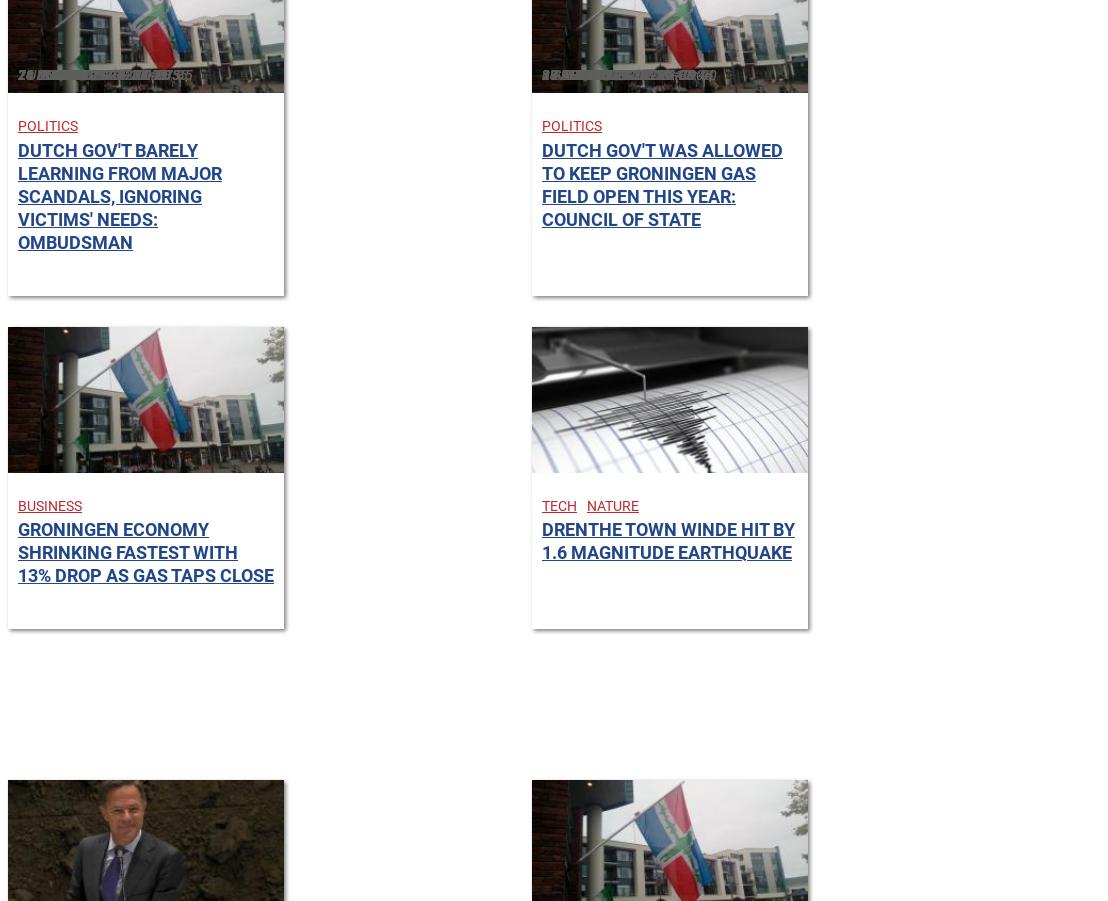 Image resolution: width=1108 pixels, height=901 pixels. I want to click on 'Groningen economy shrinking fastest with 13% drop as gas taps close', so click(145, 551).